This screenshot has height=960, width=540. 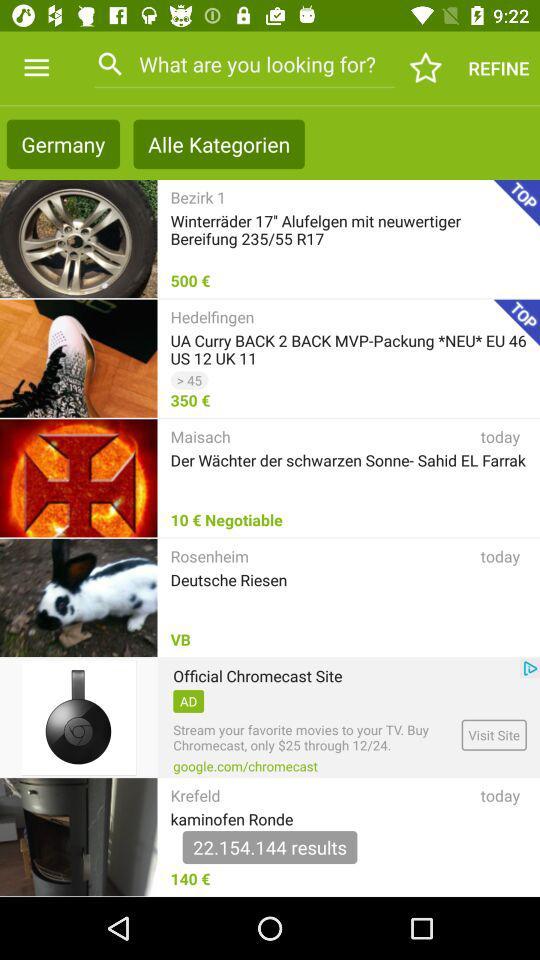 What do you see at coordinates (245, 765) in the screenshot?
I see `item to the left of the visit site item` at bounding box center [245, 765].